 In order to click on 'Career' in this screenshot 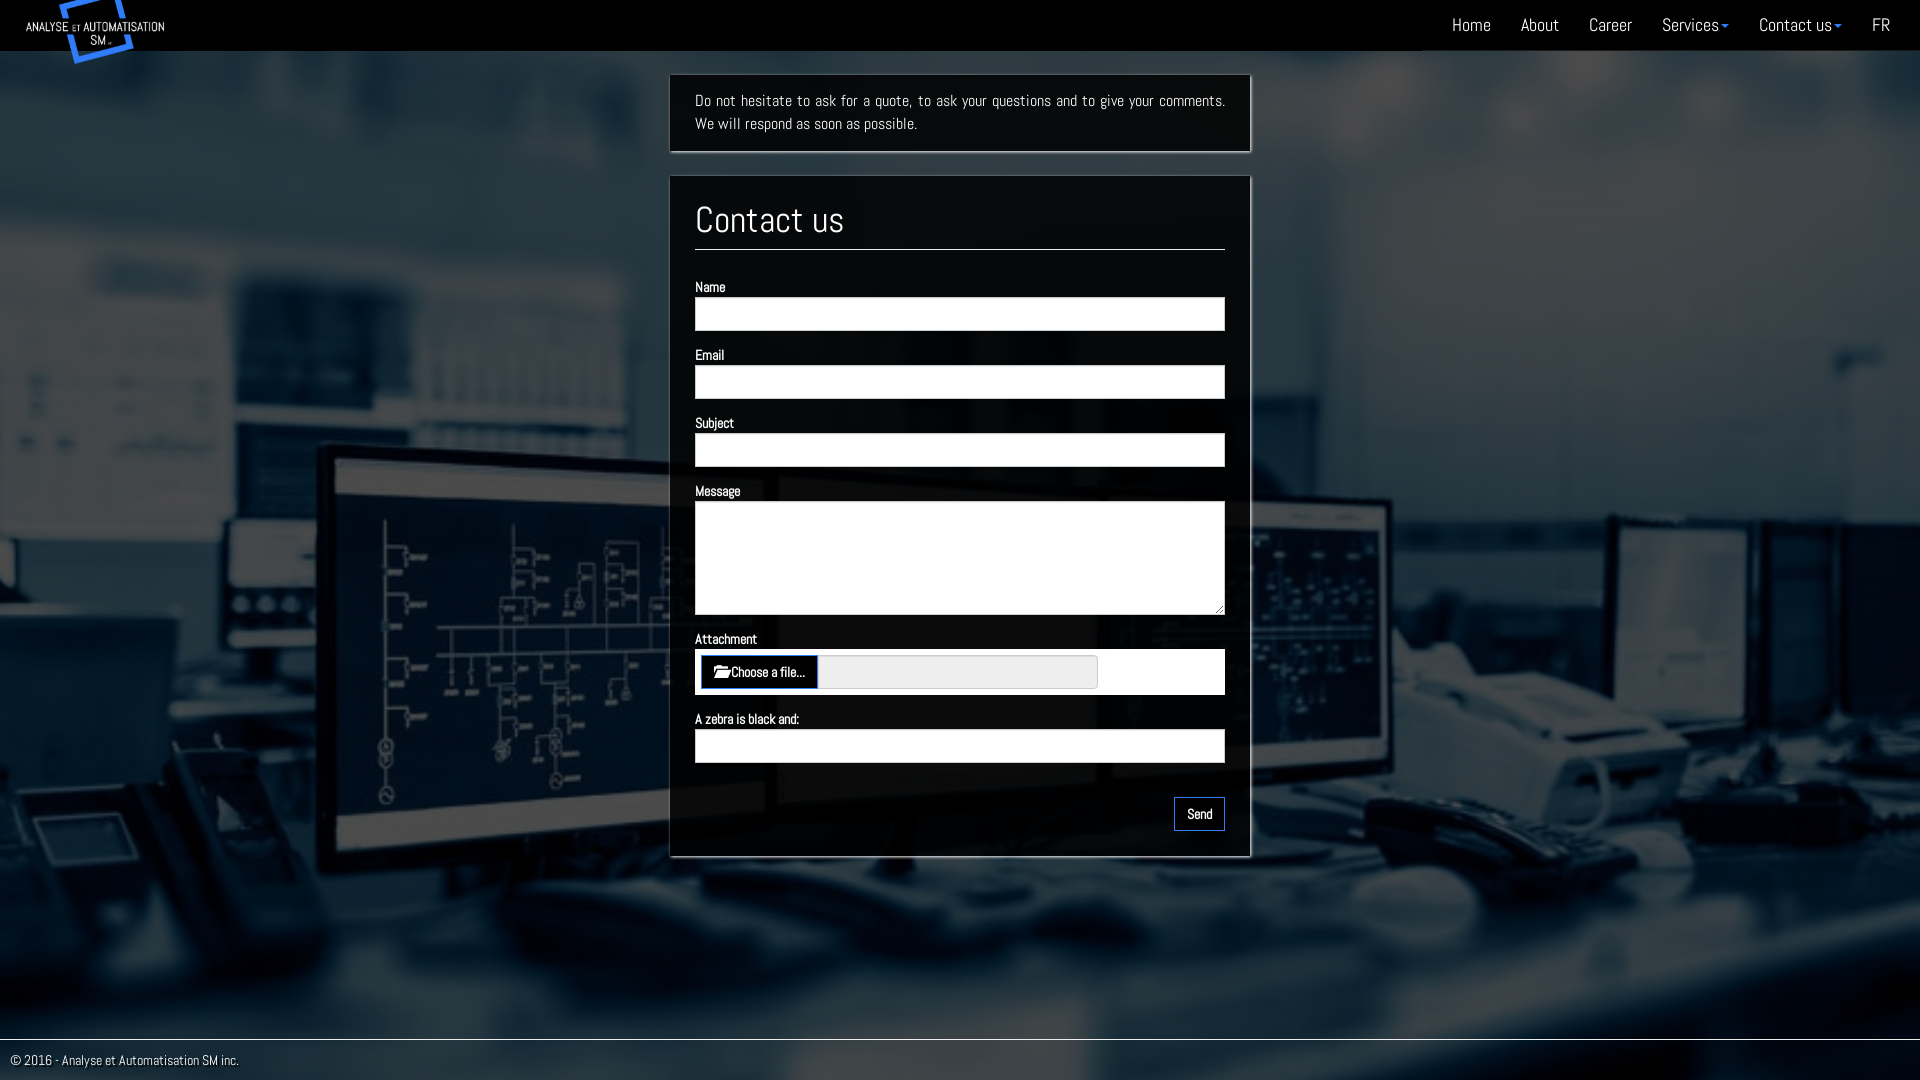, I will do `click(1610, 24)`.